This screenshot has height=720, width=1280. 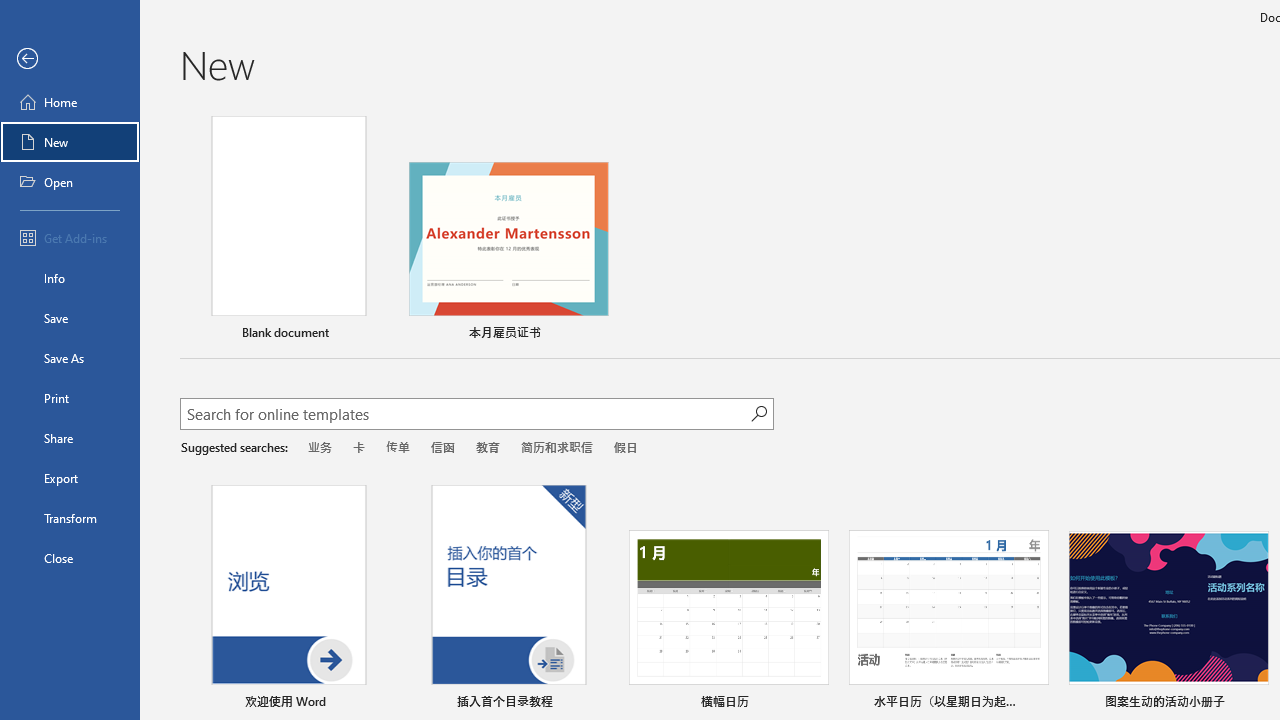 What do you see at coordinates (287, 230) in the screenshot?
I see `'Blank document'` at bounding box center [287, 230].